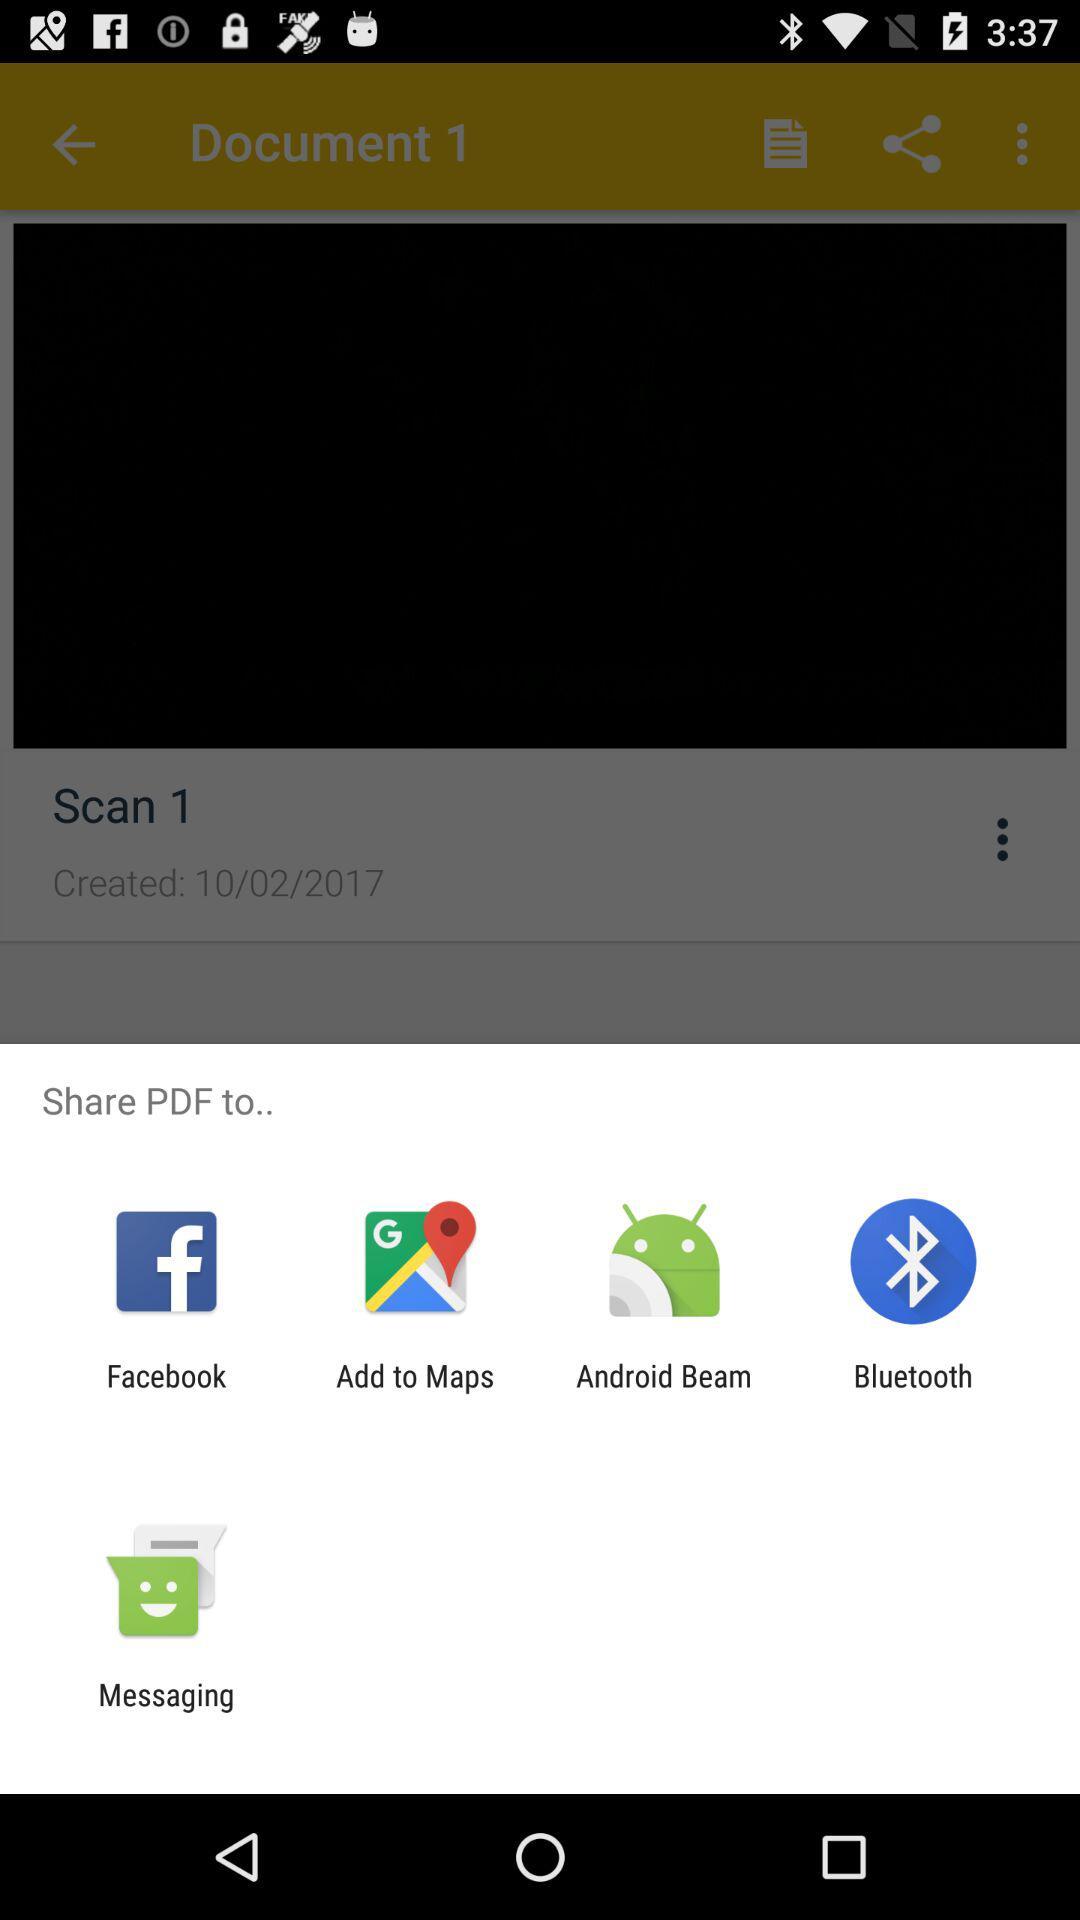  I want to click on the icon to the right of facebook item, so click(414, 1392).